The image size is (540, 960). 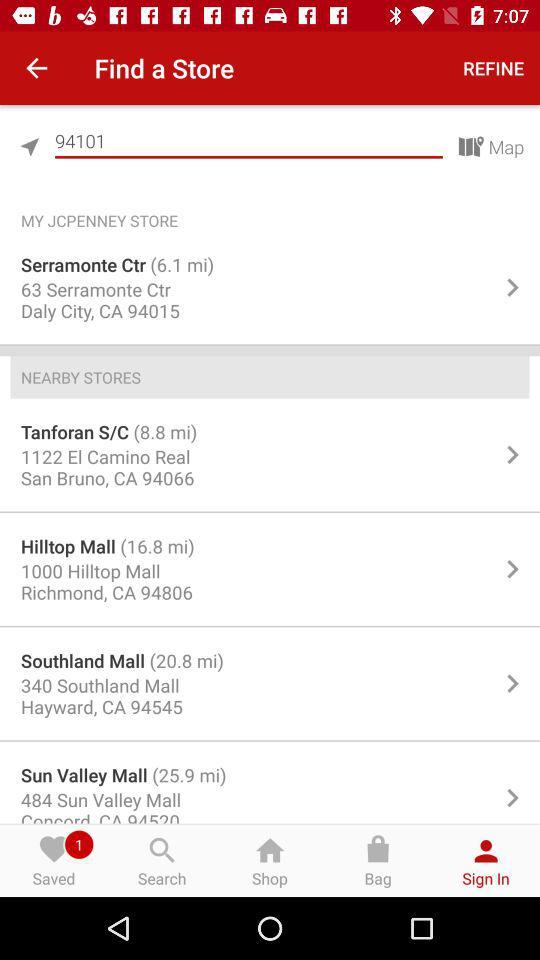 I want to click on the text field at the top of the page, so click(x=248, y=140).